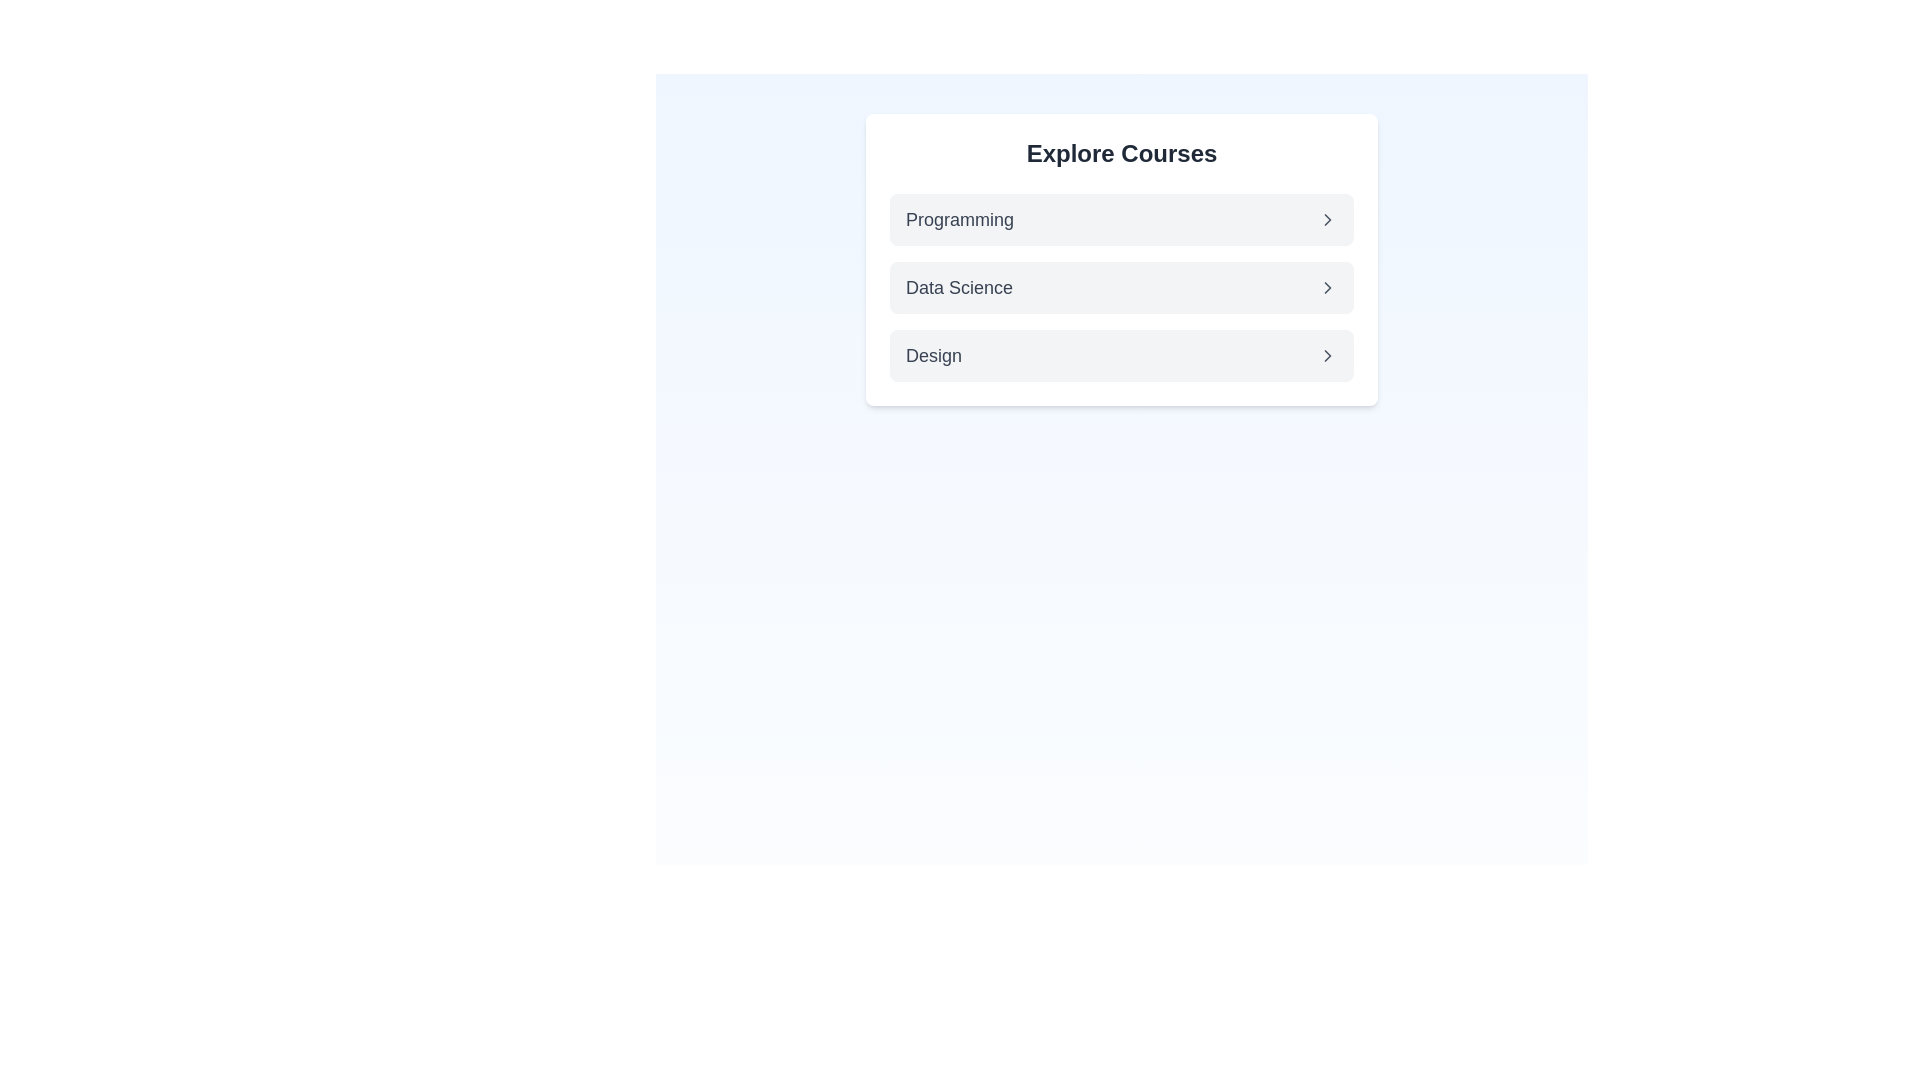 The height and width of the screenshot is (1080, 1920). Describe the element at coordinates (958, 288) in the screenshot. I see `the 'Data Science' text label which is displayed in a medium gray font as a header in the course categories menu, positioned between 'Programming' and 'Design'` at that location.